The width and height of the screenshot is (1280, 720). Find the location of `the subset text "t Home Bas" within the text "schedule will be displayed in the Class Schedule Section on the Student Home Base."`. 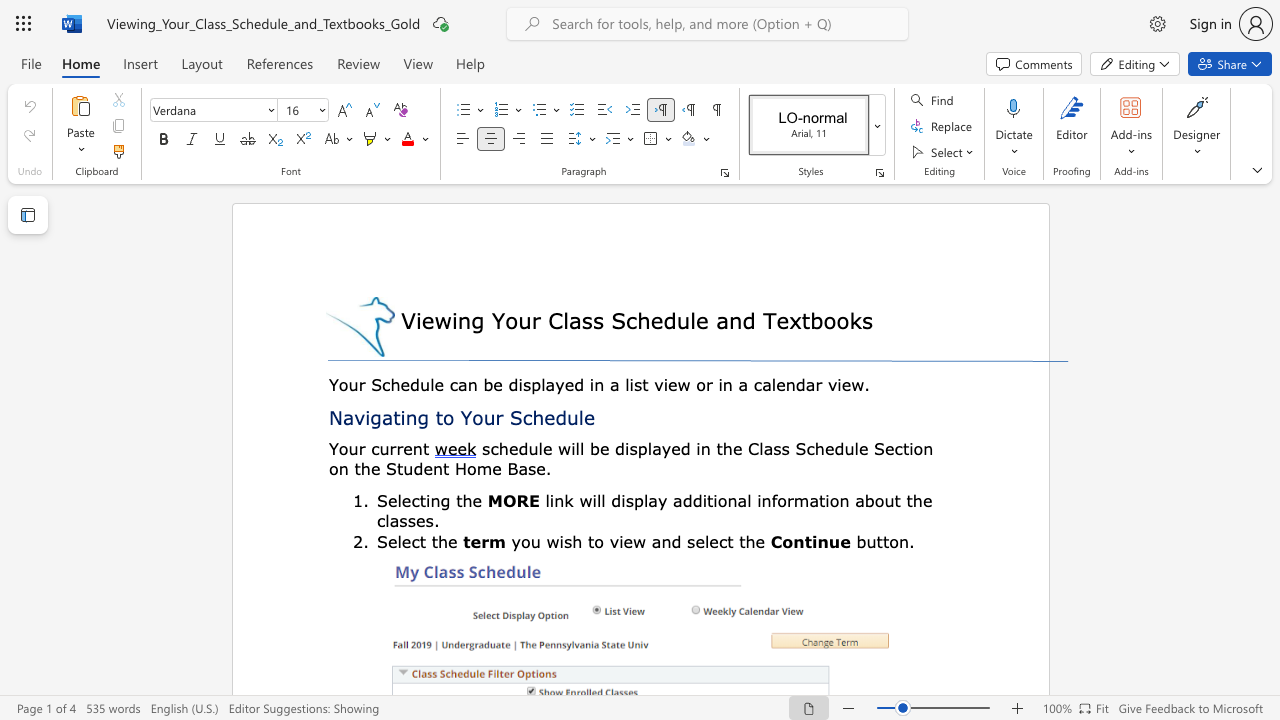

the subset text "t Home Bas" within the text "schedule will be displayed in the Class Schedule Section on the Student Home Base." is located at coordinates (442, 468).